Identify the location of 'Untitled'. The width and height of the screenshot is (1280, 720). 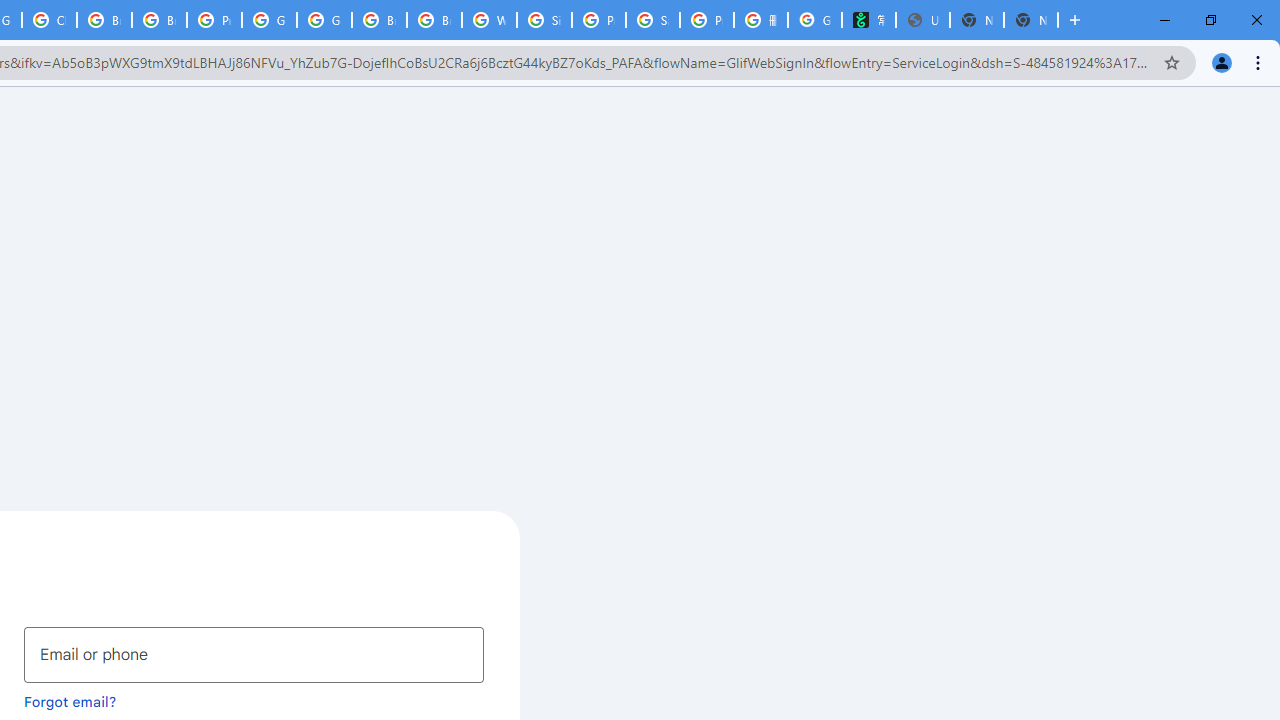
(921, 20).